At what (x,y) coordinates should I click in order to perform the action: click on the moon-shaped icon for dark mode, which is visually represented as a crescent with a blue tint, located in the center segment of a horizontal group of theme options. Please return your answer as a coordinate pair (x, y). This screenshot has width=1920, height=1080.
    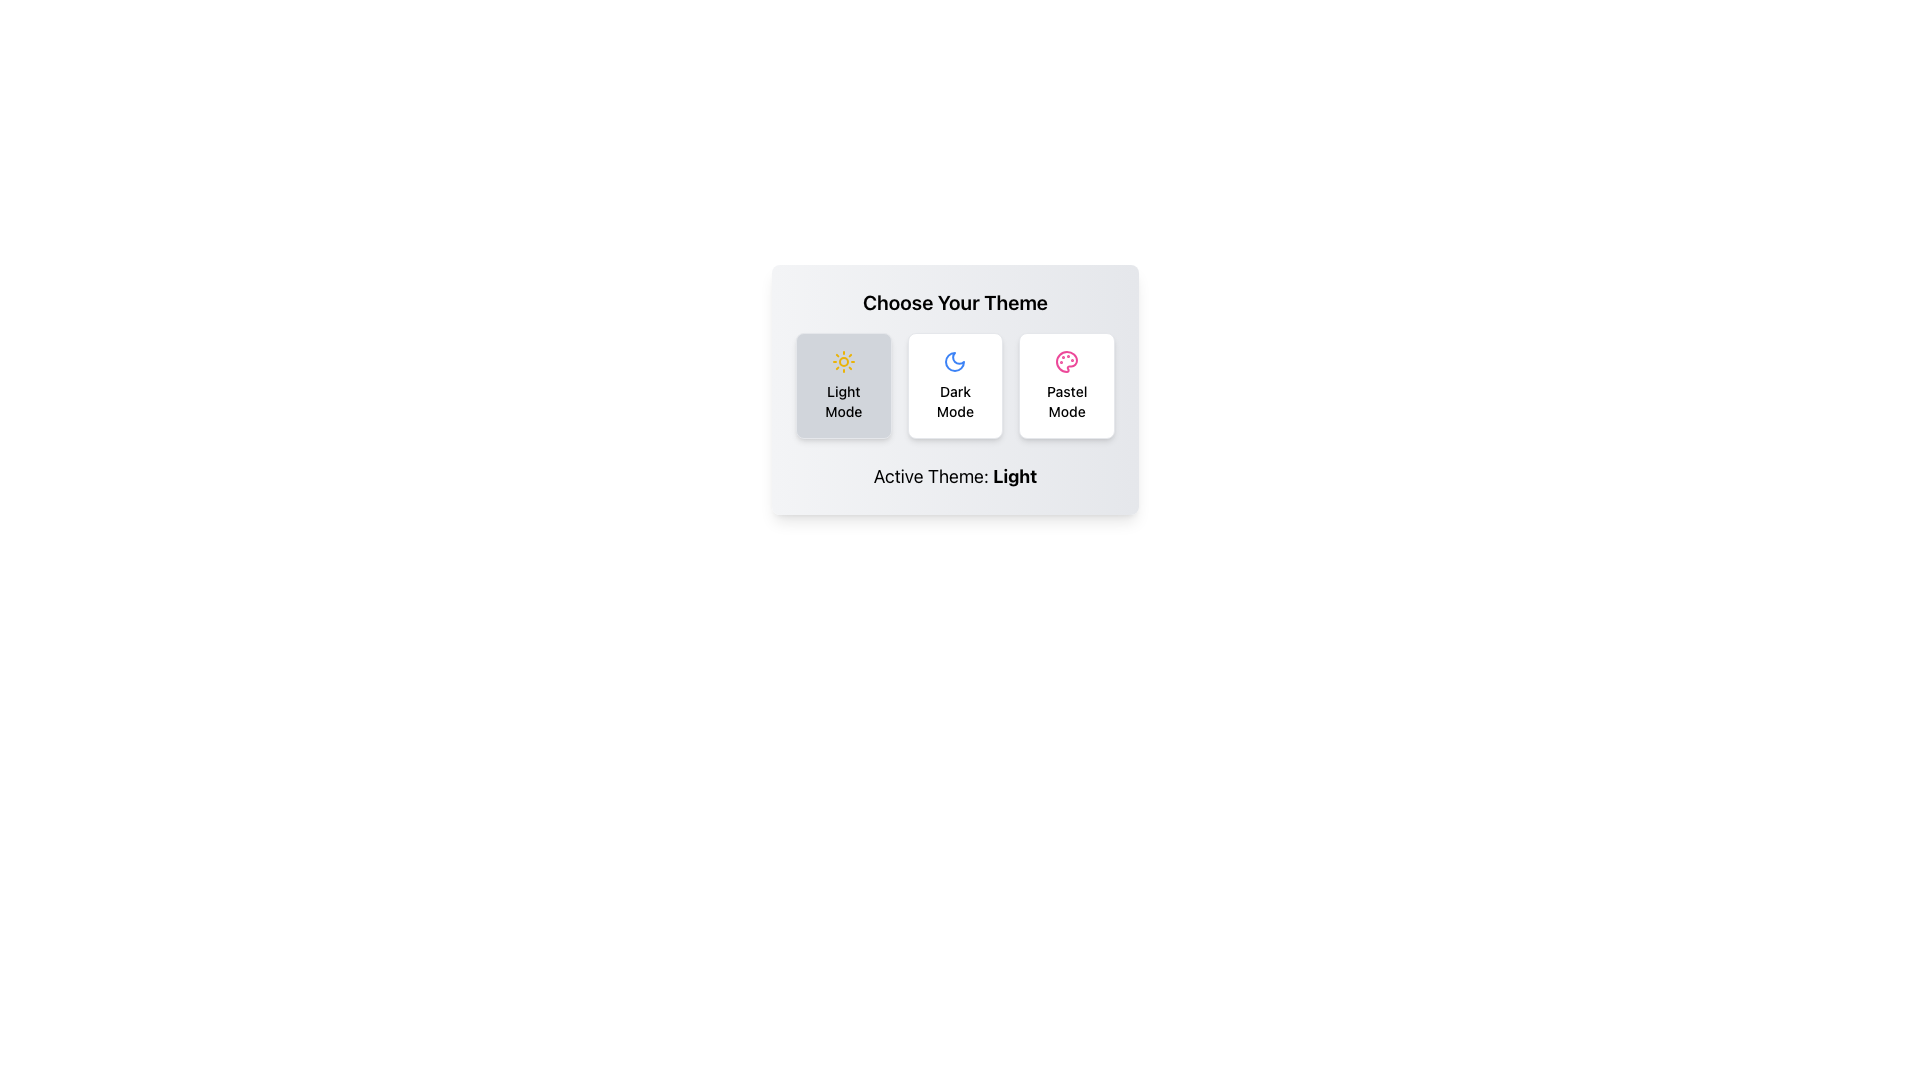
    Looking at the image, I should click on (954, 362).